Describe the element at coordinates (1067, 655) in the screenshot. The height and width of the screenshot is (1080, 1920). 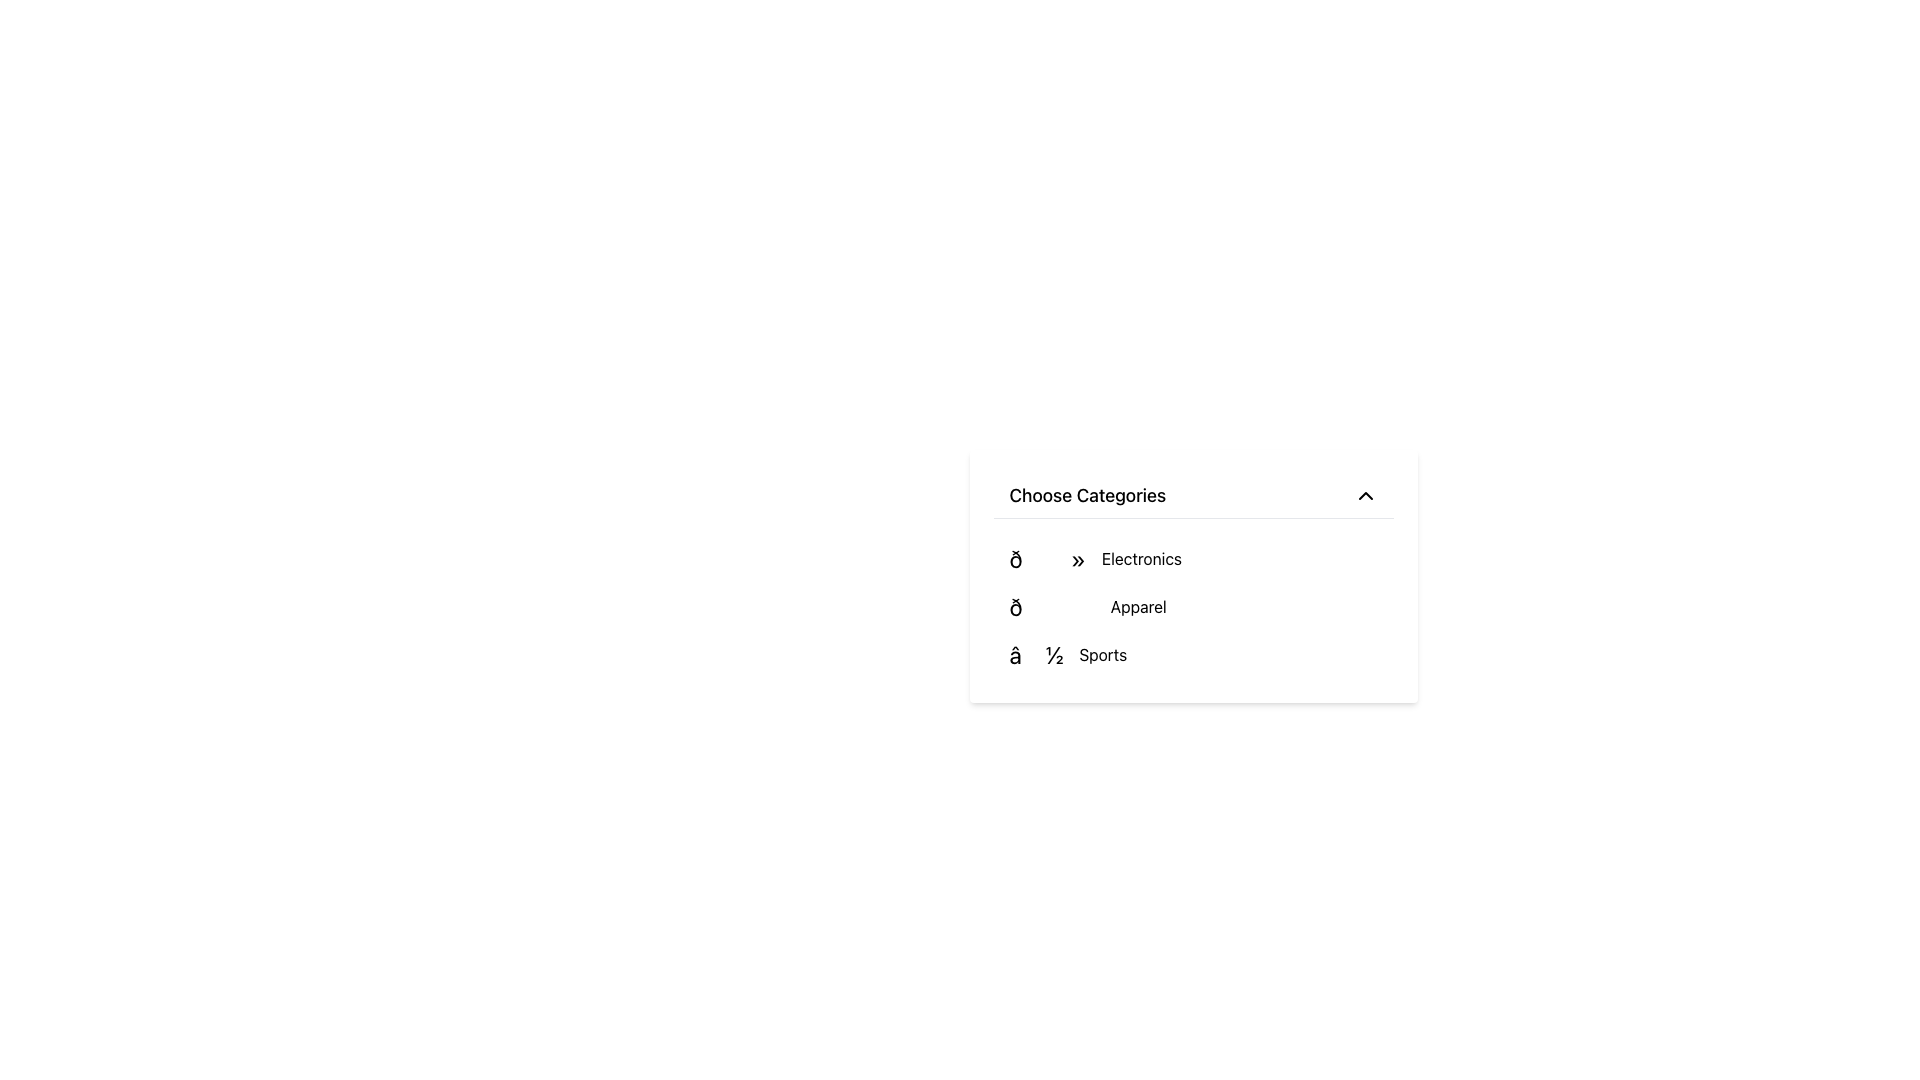
I see `to select the 'Sports' category from the bottom row of the 'Choose Categories' dropdown menu, which displays the text '⚽ Sports' alongside a soccer ball emoji` at that location.